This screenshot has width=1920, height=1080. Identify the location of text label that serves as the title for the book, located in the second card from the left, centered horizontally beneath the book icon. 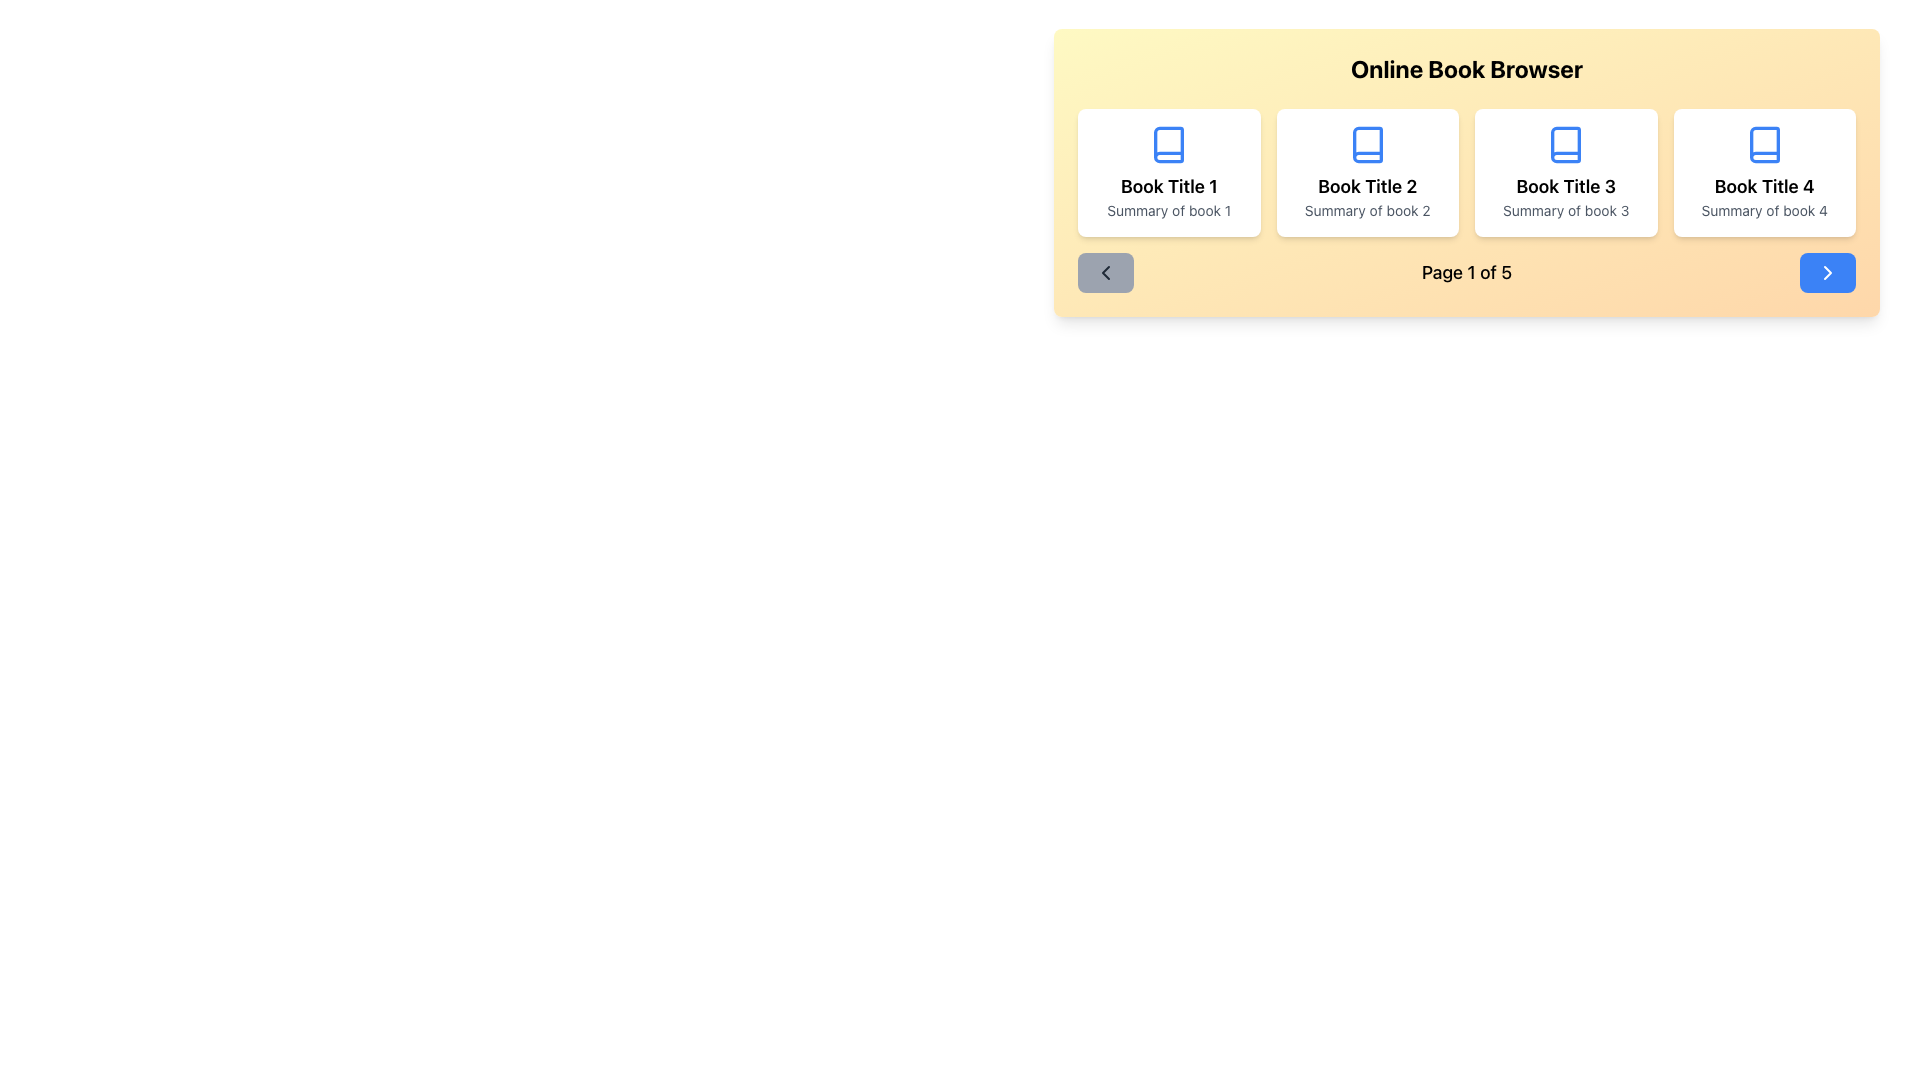
(1366, 186).